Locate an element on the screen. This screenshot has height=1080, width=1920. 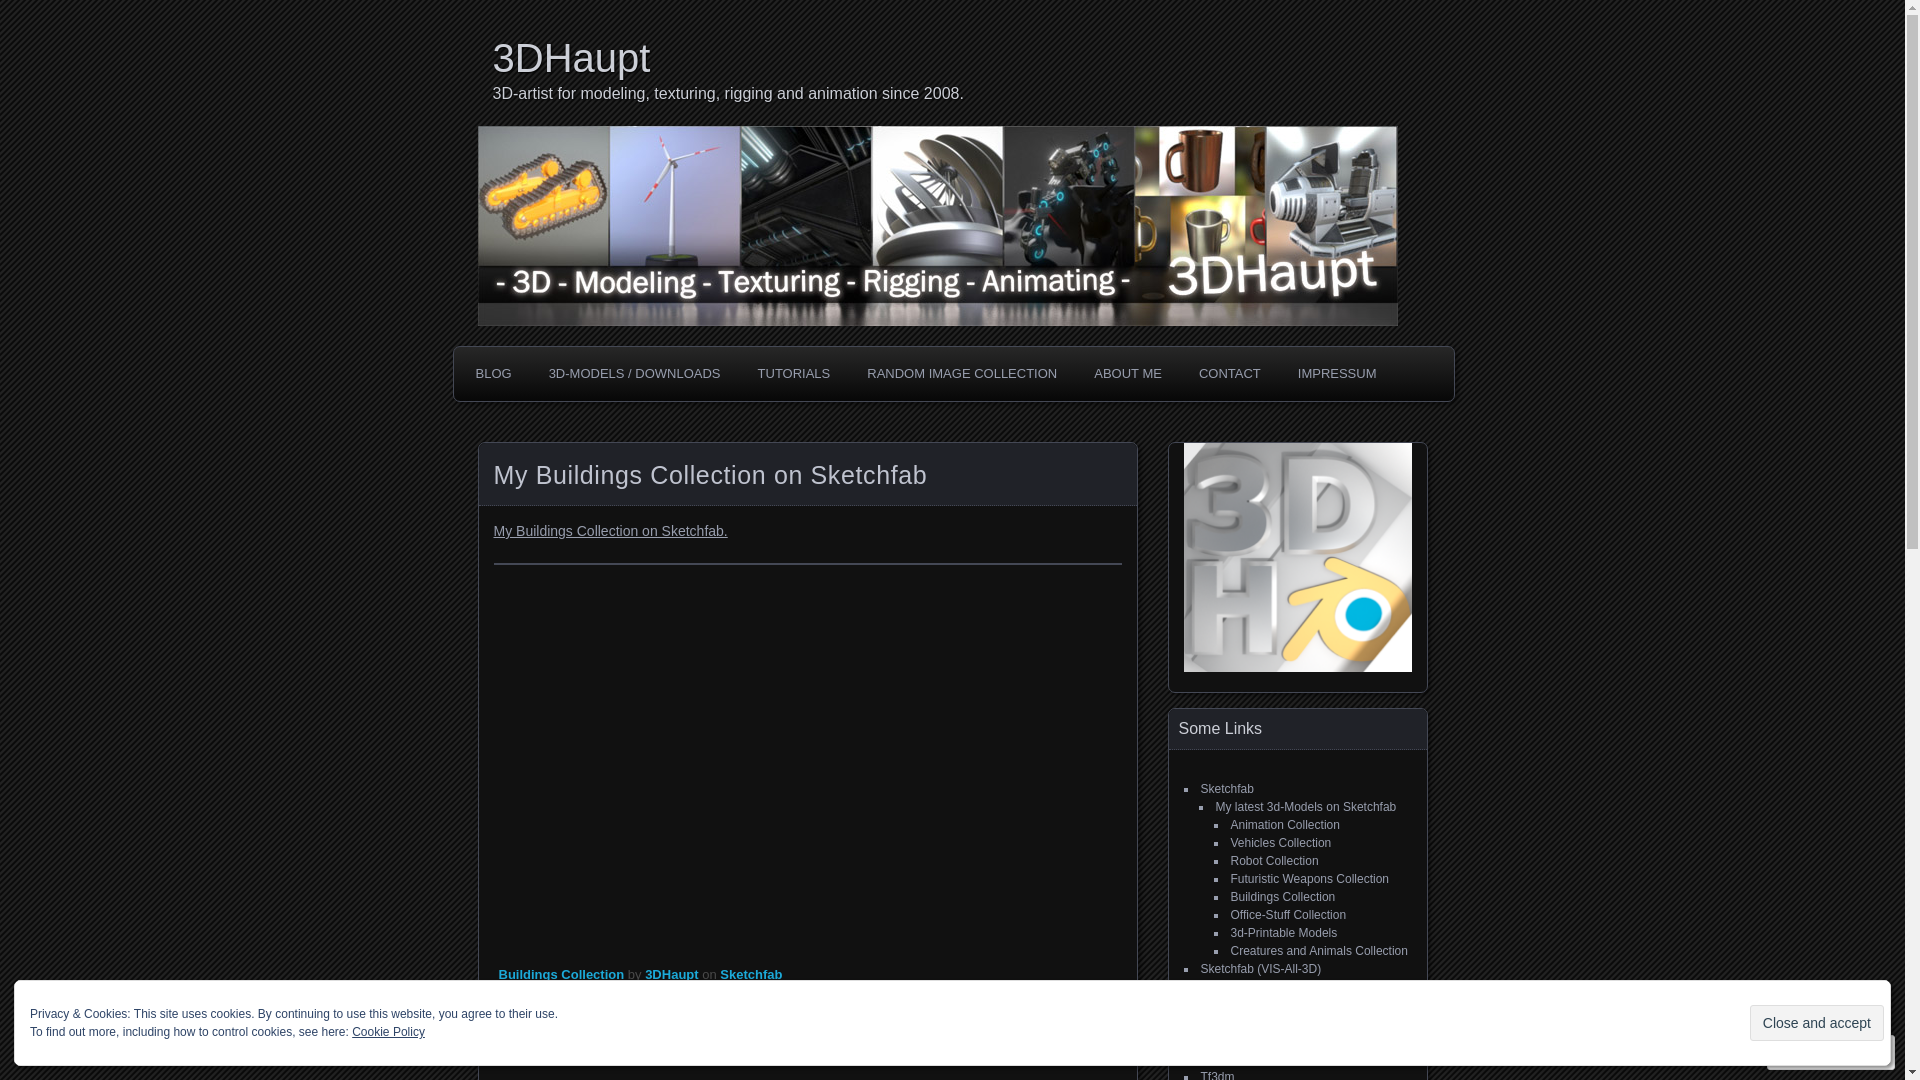
'Cookie Policy' is located at coordinates (388, 1032).